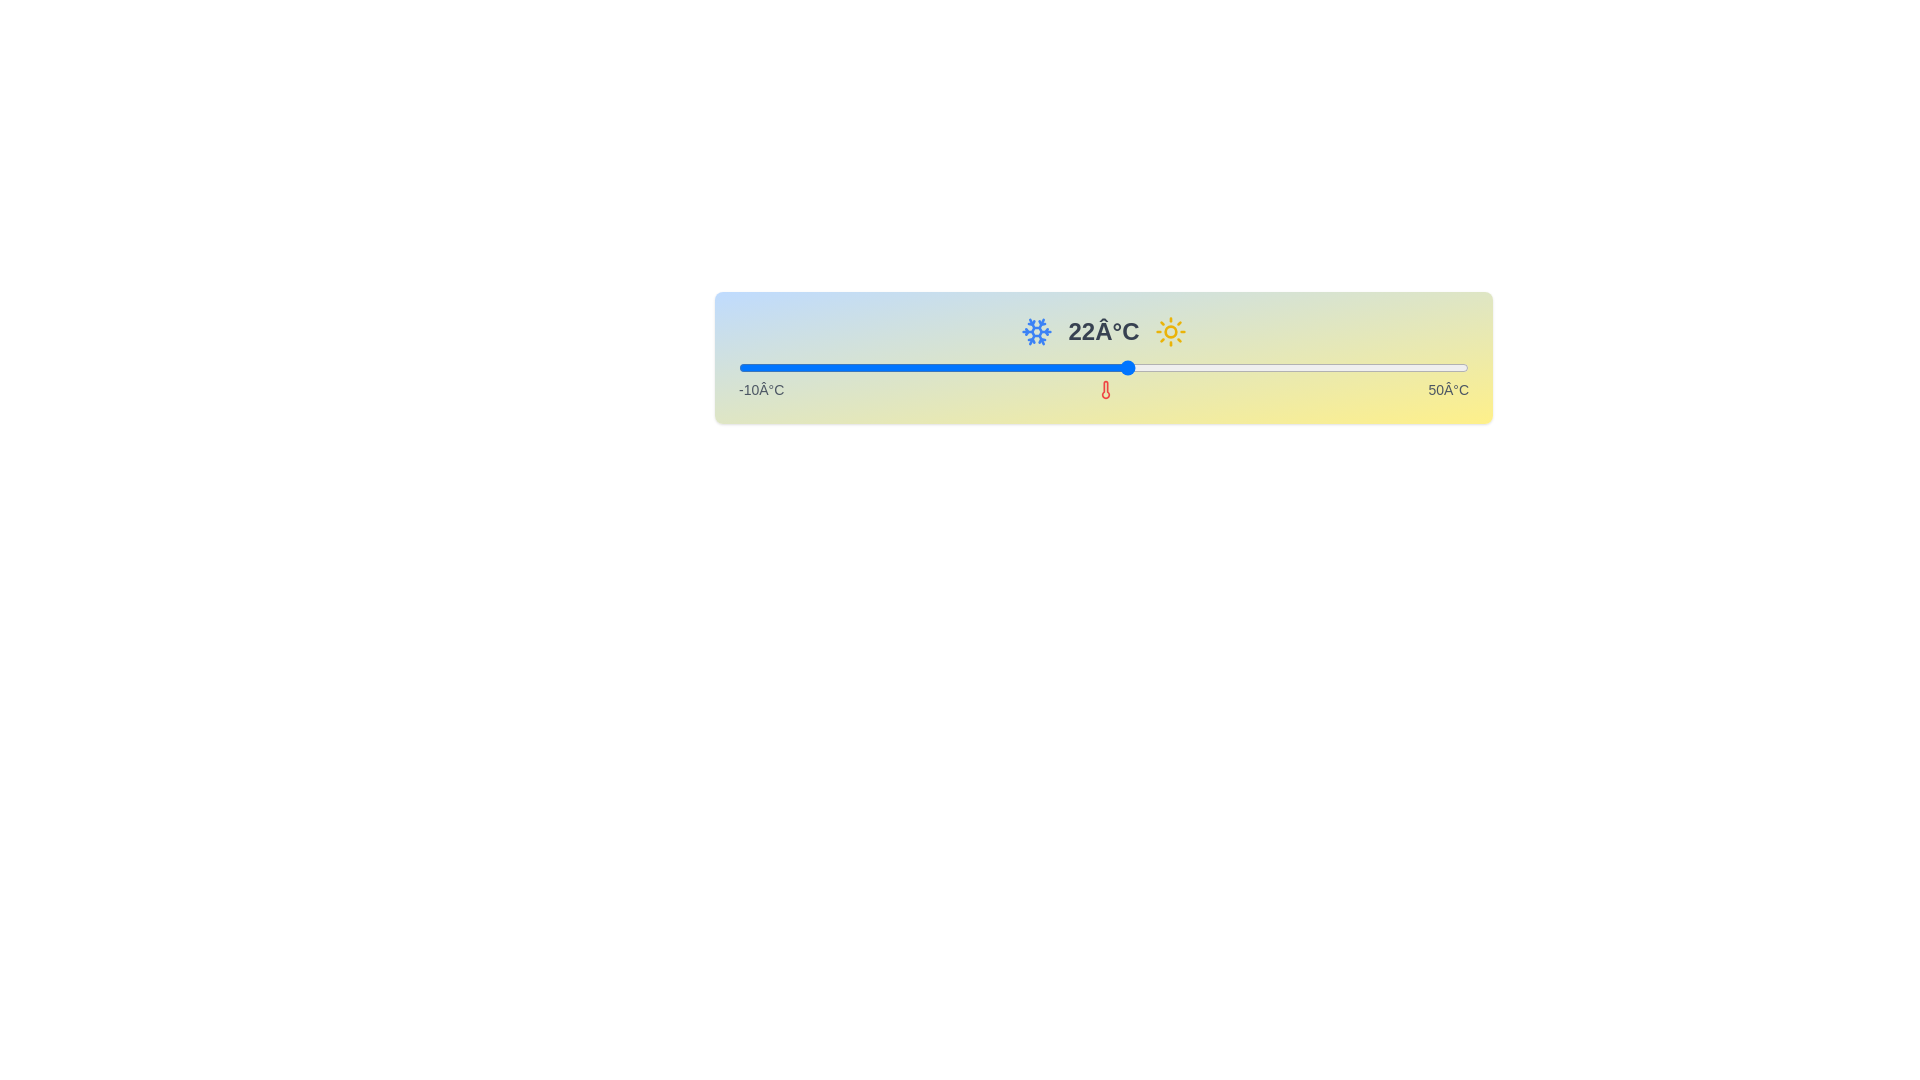  What do you see at coordinates (1171, 330) in the screenshot?
I see `the Sun icon` at bounding box center [1171, 330].